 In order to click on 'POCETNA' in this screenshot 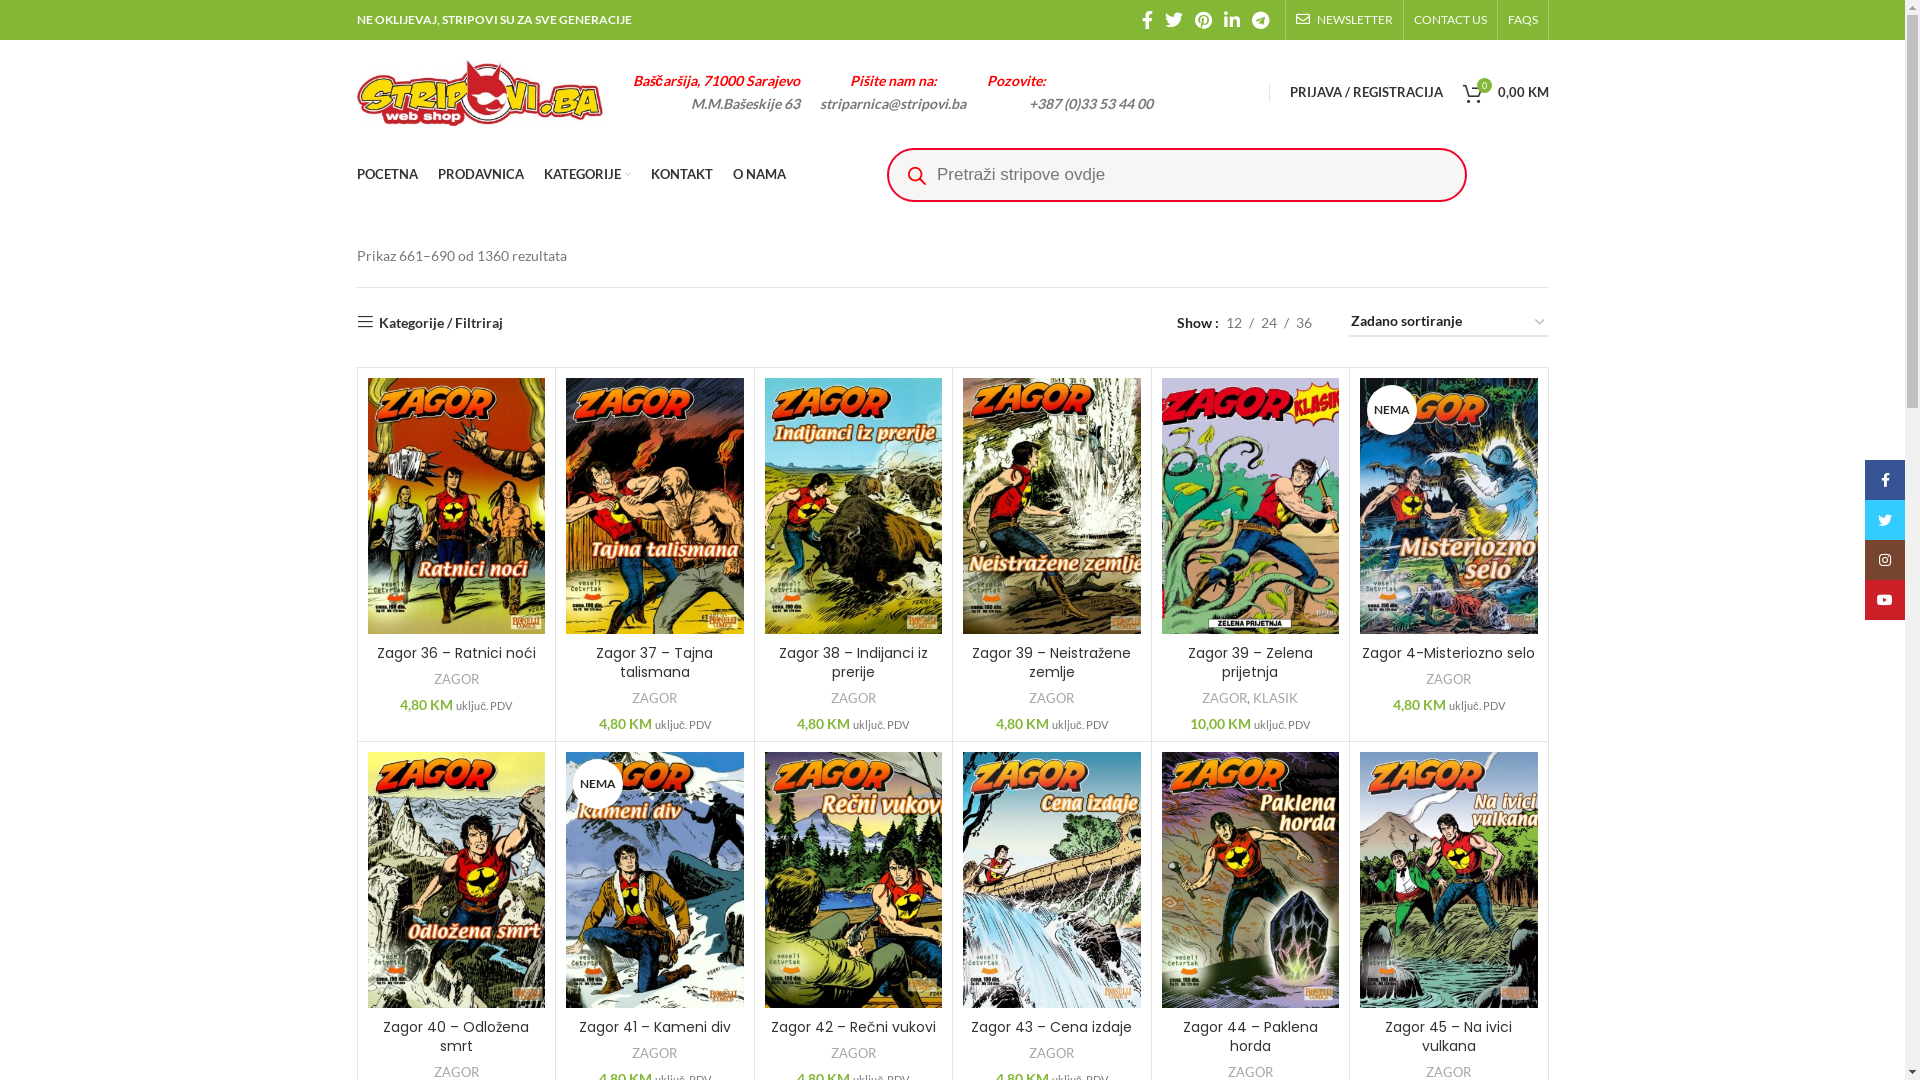, I will do `click(355, 173)`.